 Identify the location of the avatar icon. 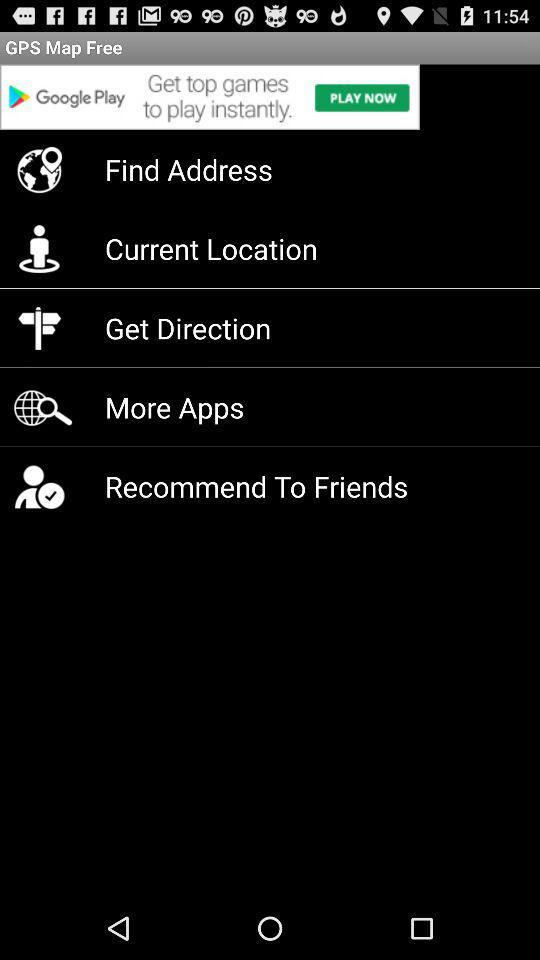
(39, 519).